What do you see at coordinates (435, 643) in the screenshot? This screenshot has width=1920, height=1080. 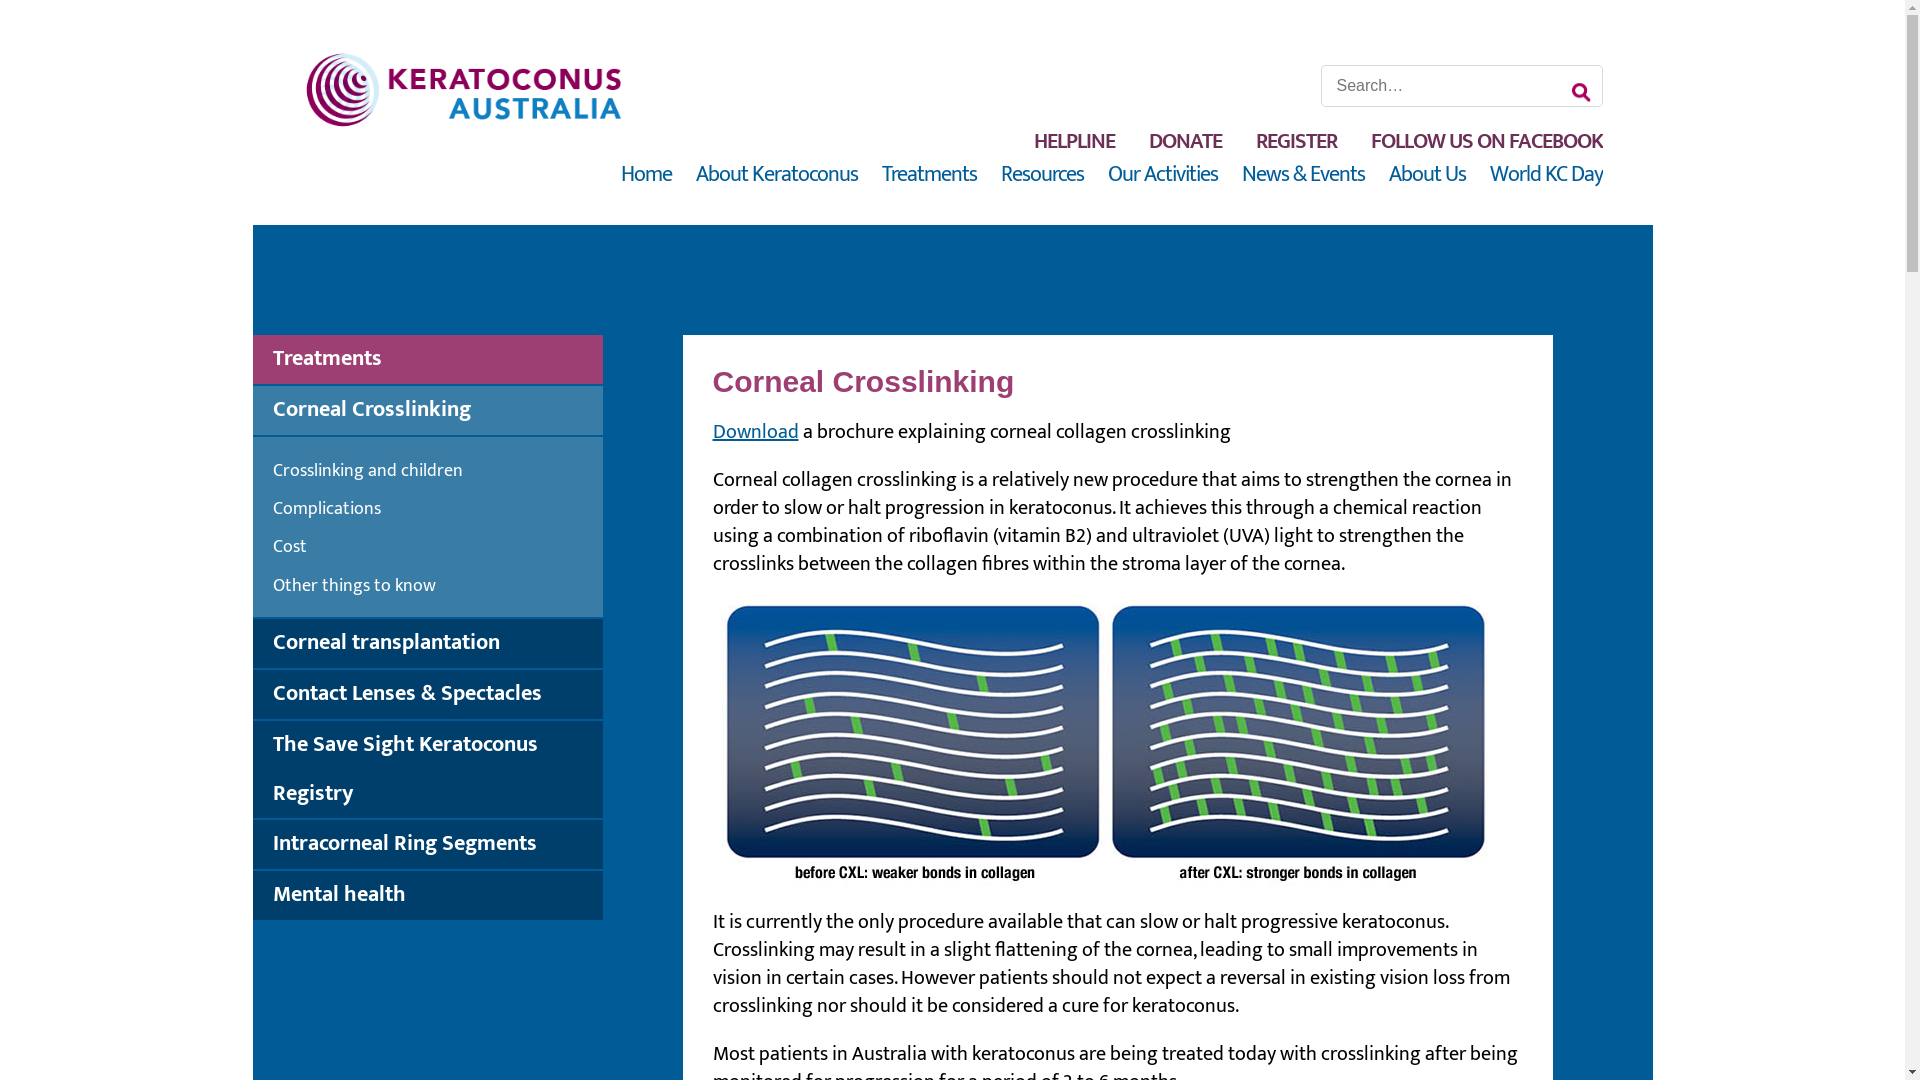 I see `'Corneal transplantation'` at bounding box center [435, 643].